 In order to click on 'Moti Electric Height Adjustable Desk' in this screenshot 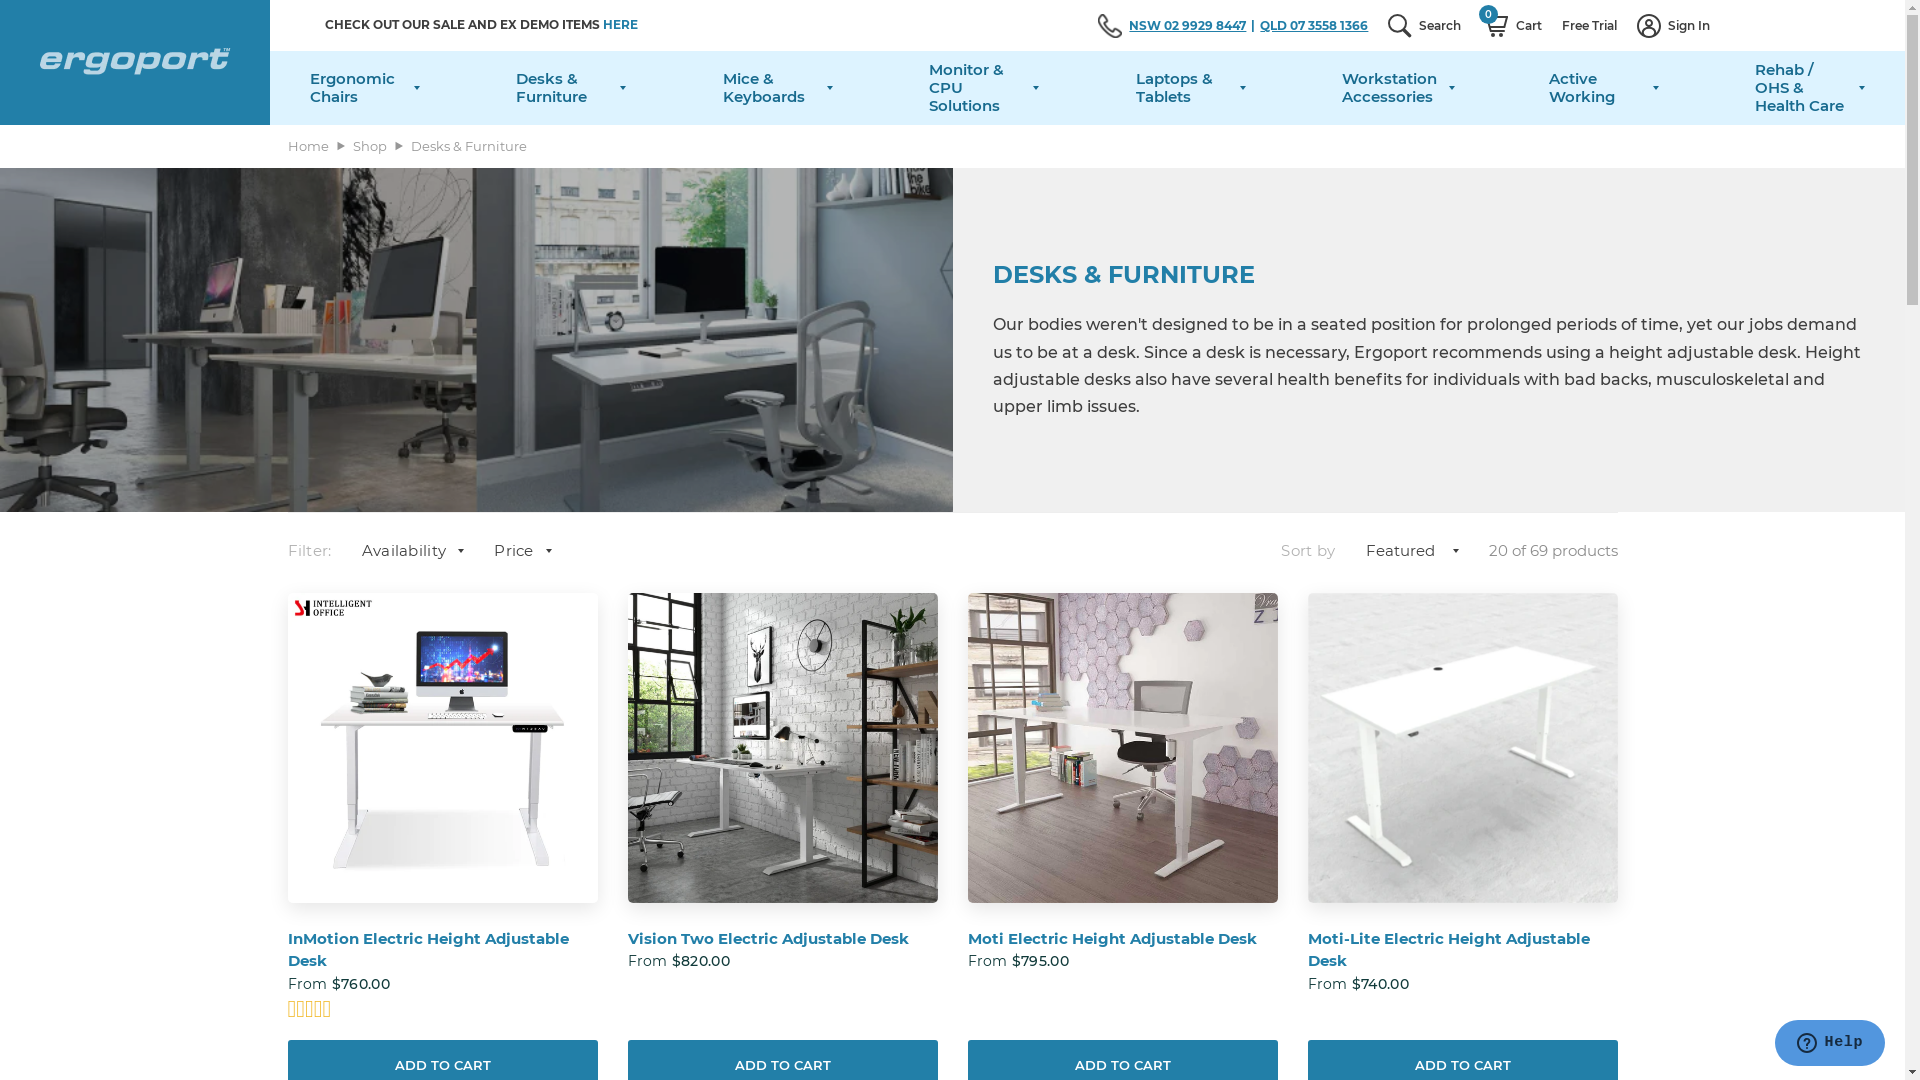, I will do `click(1123, 939)`.